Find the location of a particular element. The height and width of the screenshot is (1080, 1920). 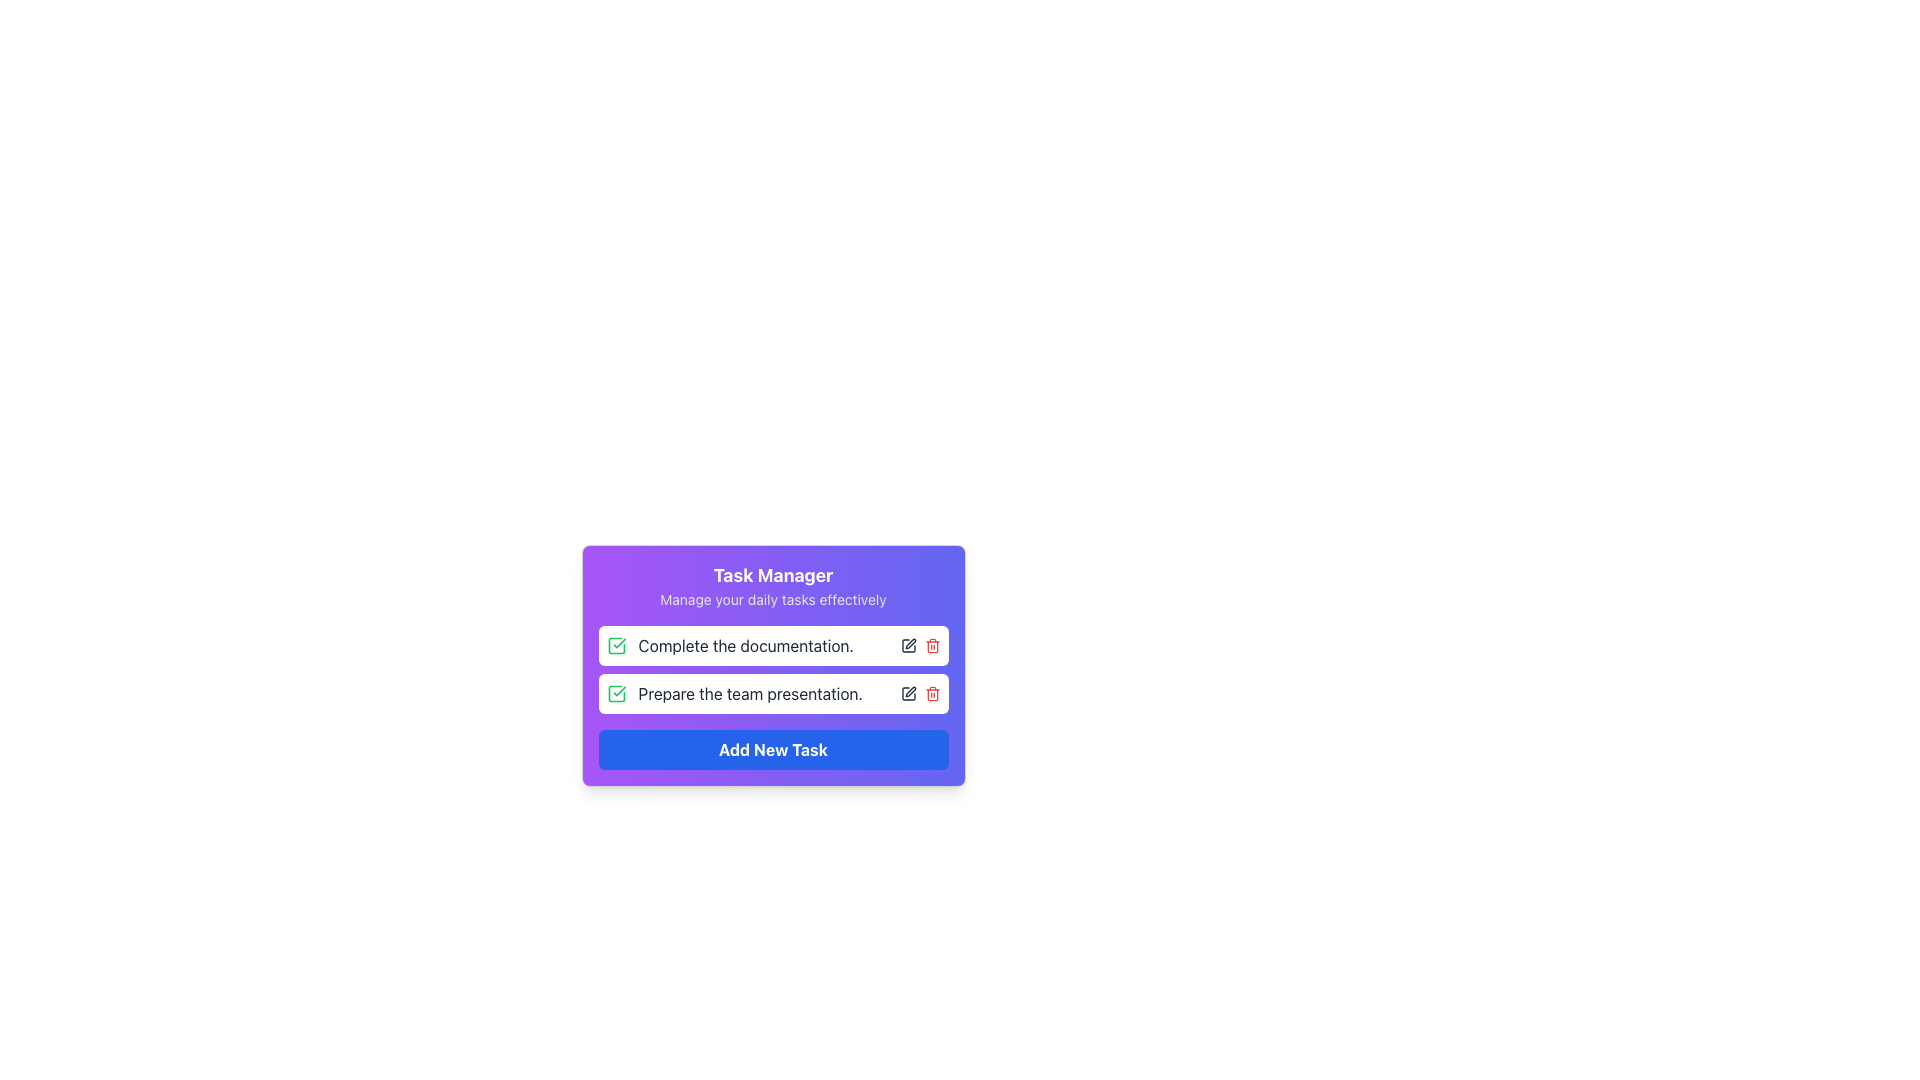

the first checkbox is located at coordinates (615, 645).